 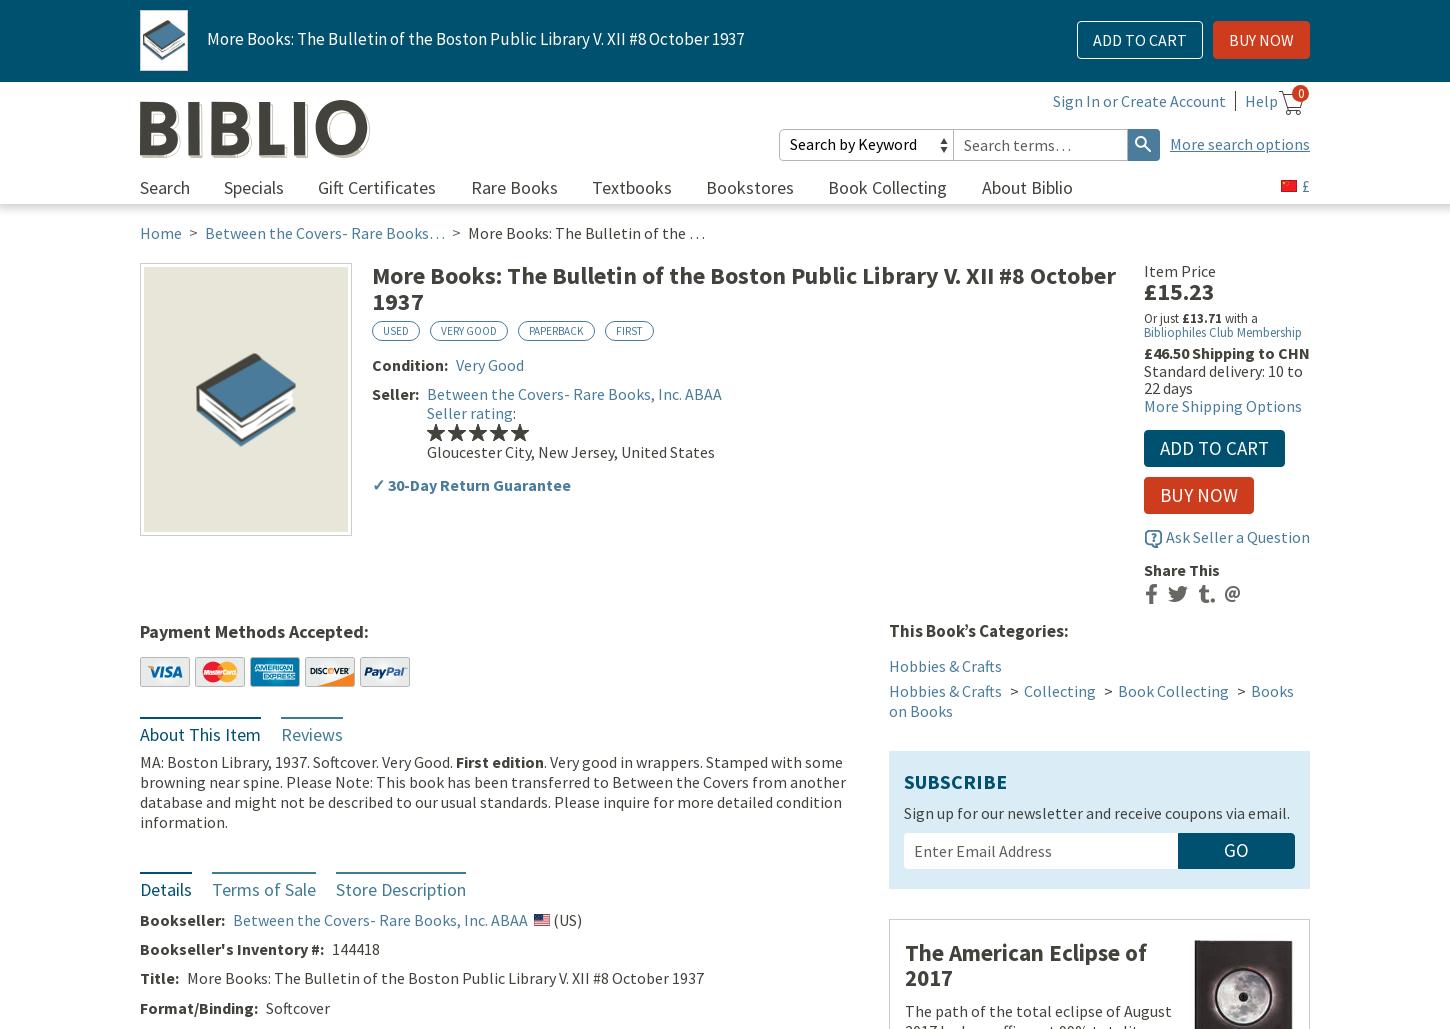 I want to click on 'Payment Methods Accepted', so click(x=252, y=633).